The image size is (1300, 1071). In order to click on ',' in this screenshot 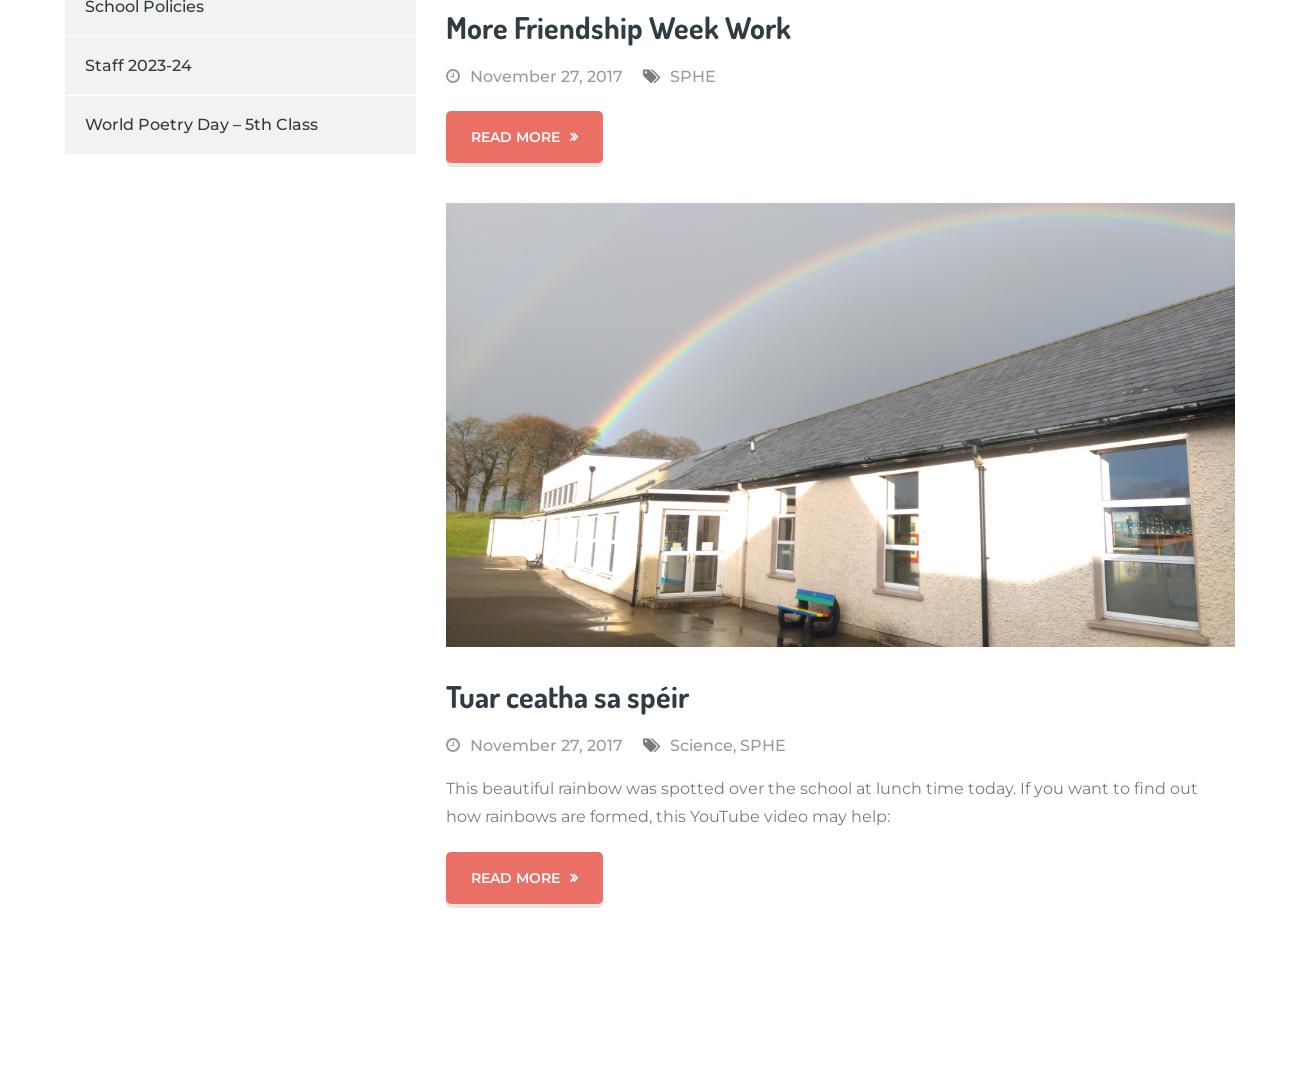, I will do `click(732, 744)`.